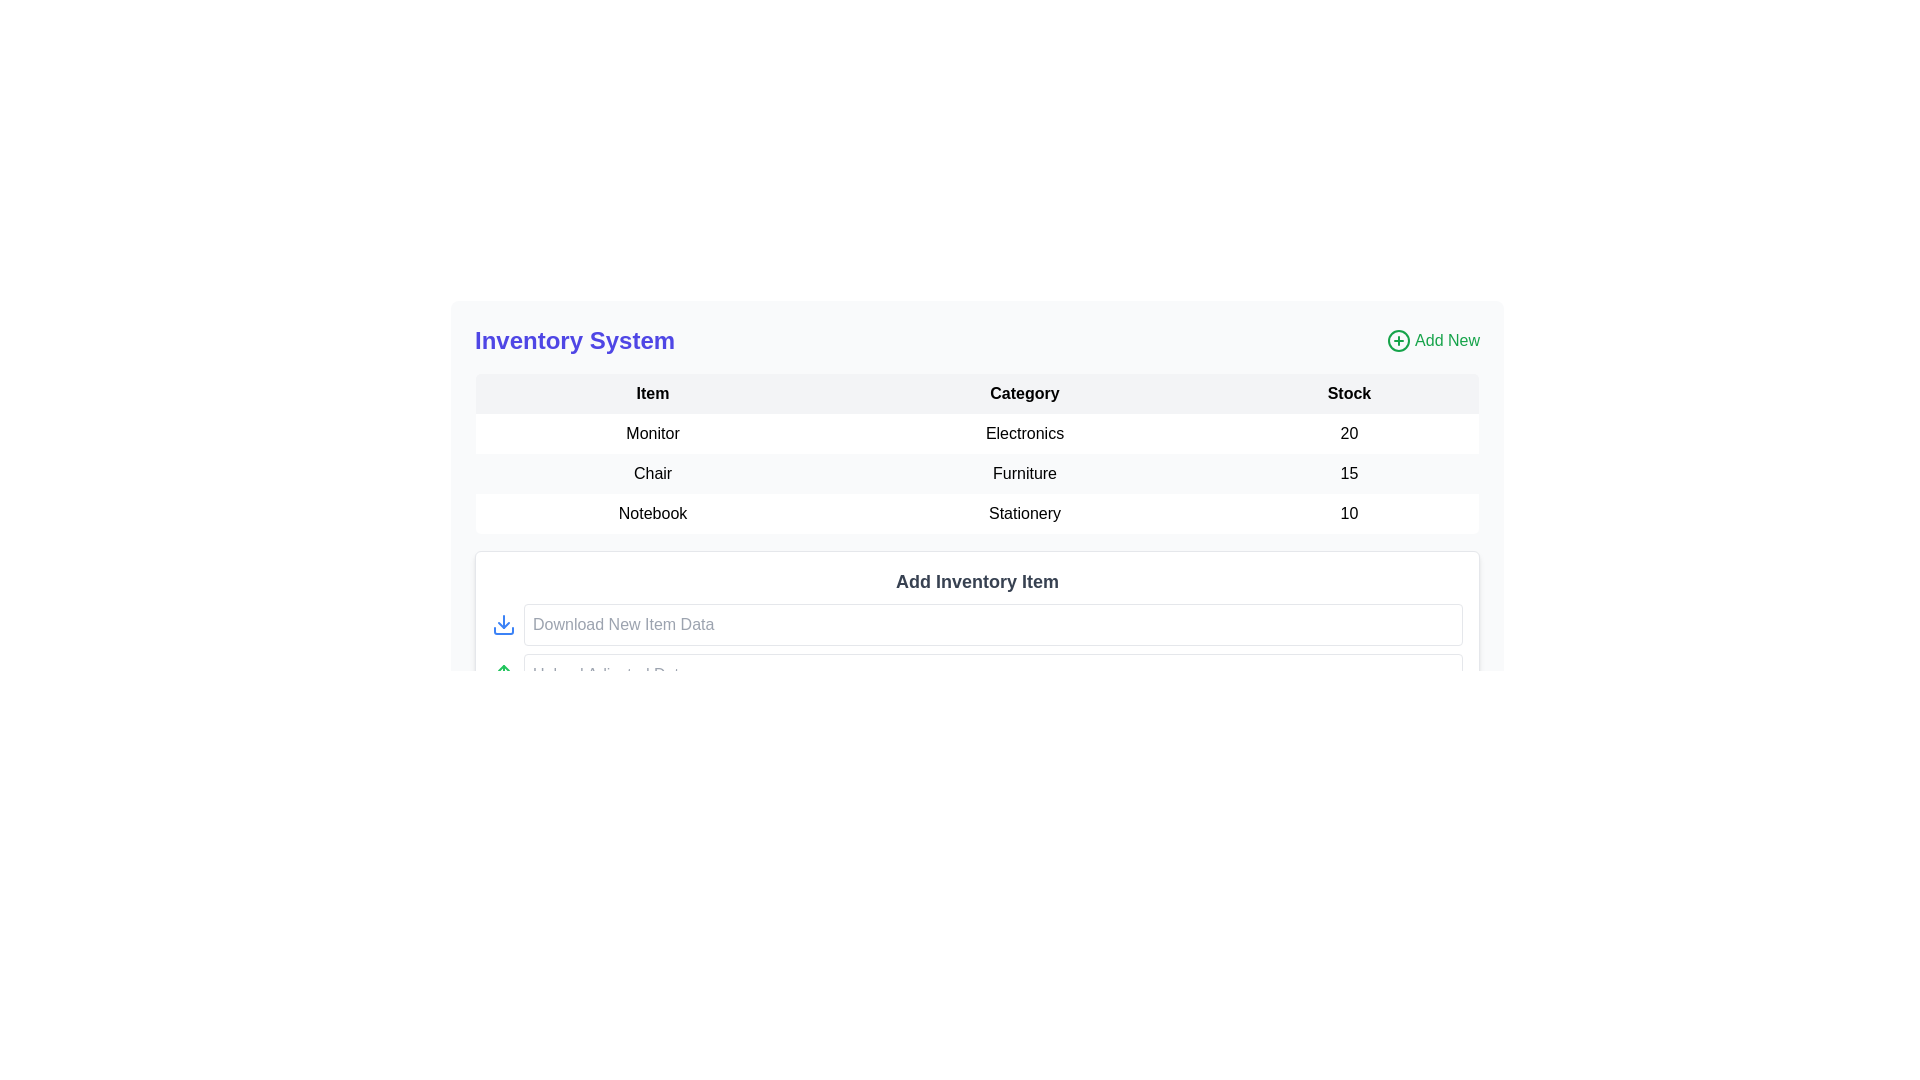  Describe the element at coordinates (1398, 339) in the screenshot. I see `the small circular icon with a green outline and a cross inside, located near the text 'Add New' in the top-right corner of the interface` at that location.